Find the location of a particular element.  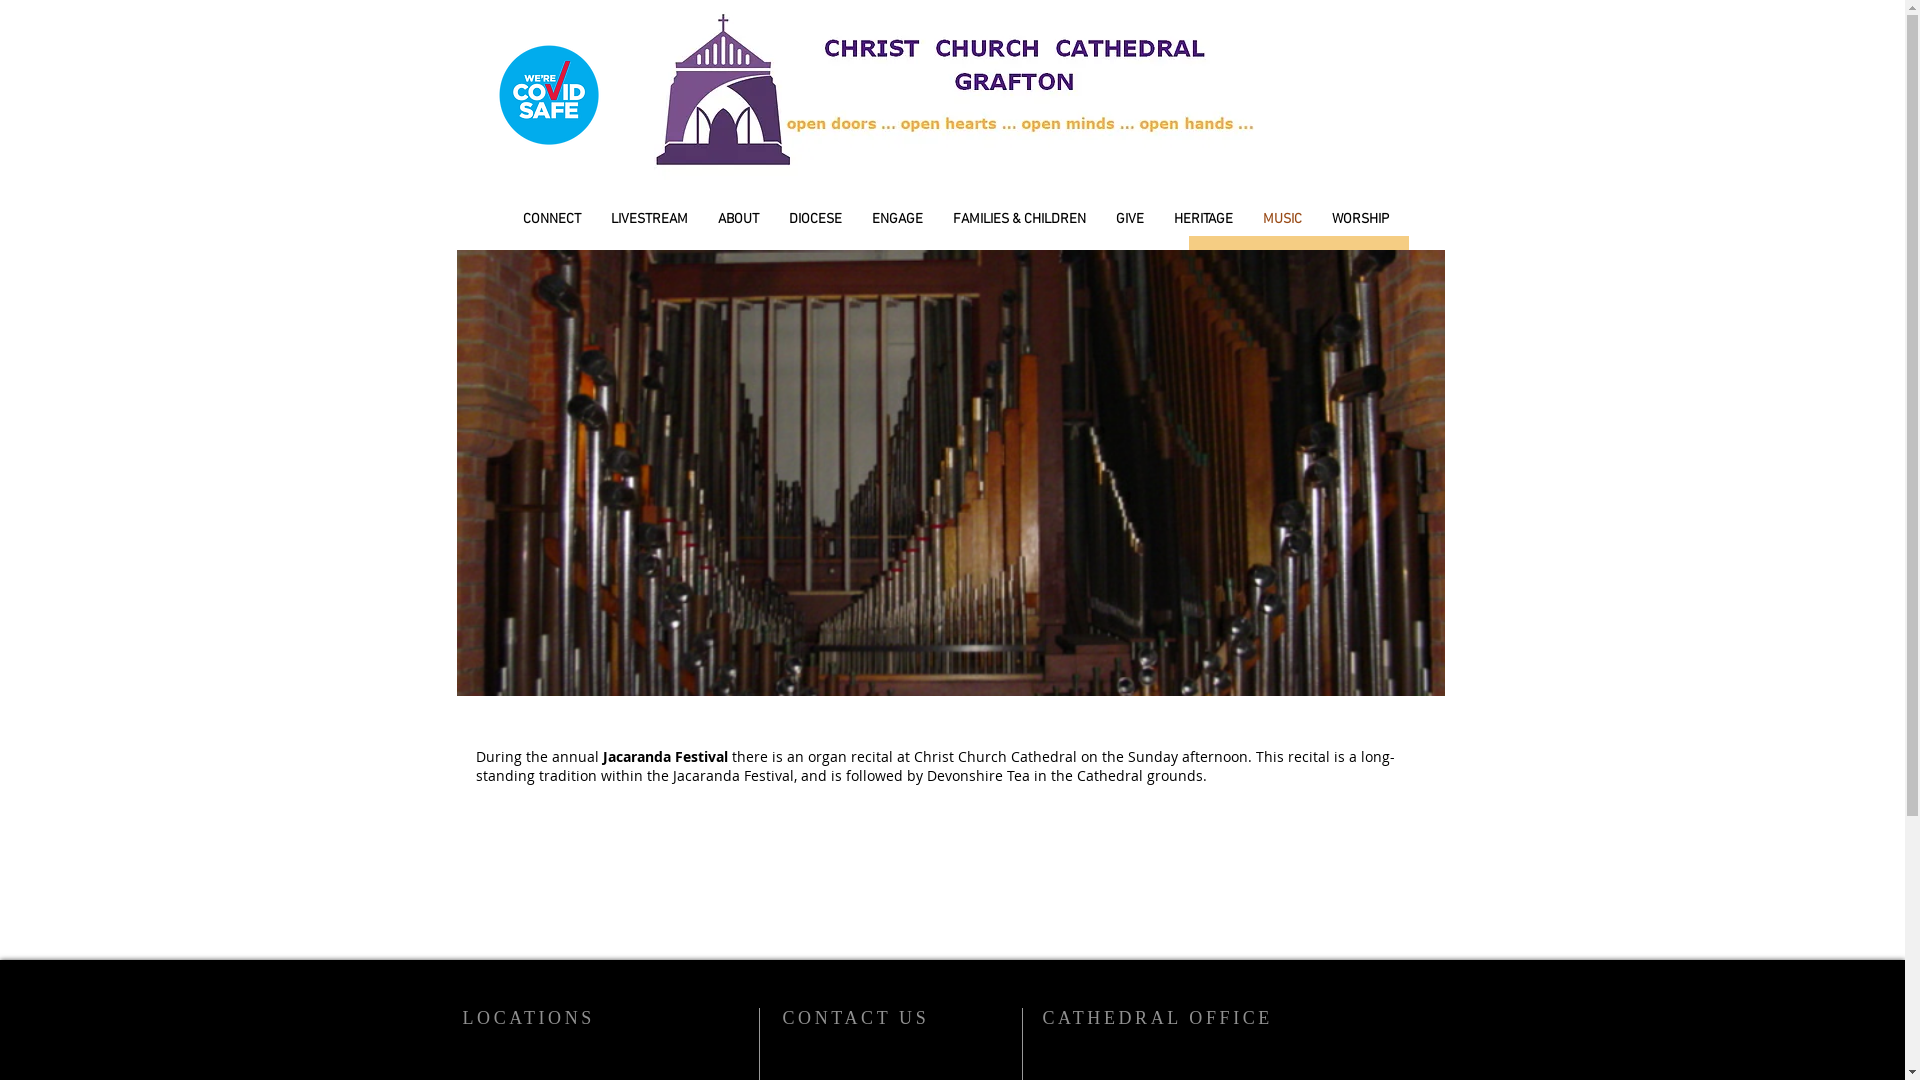

'WORSHIP' is located at coordinates (1360, 219).